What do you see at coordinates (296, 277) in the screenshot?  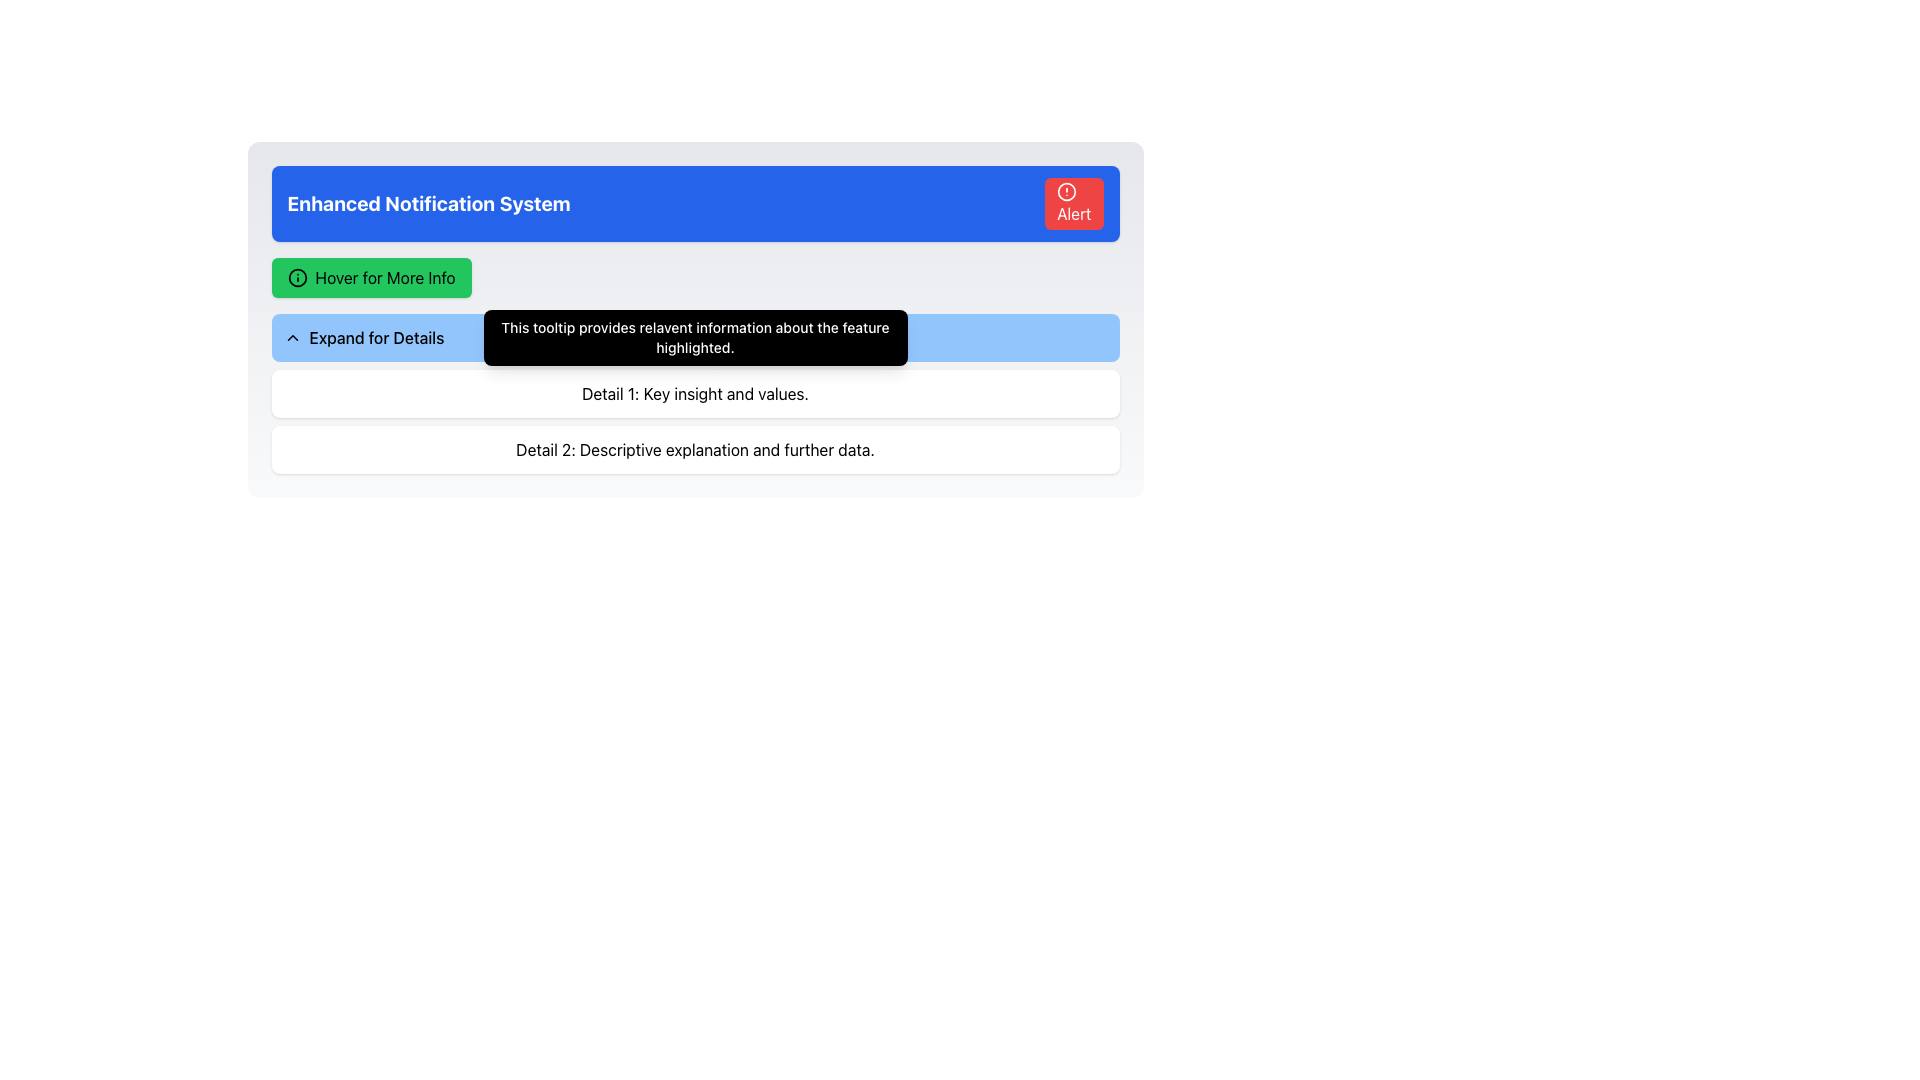 I see `the circular information icon with a green background, located to the left of the 'Hover for More Info' button below the 'Enhanced Notification System' title` at bounding box center [296, 277].